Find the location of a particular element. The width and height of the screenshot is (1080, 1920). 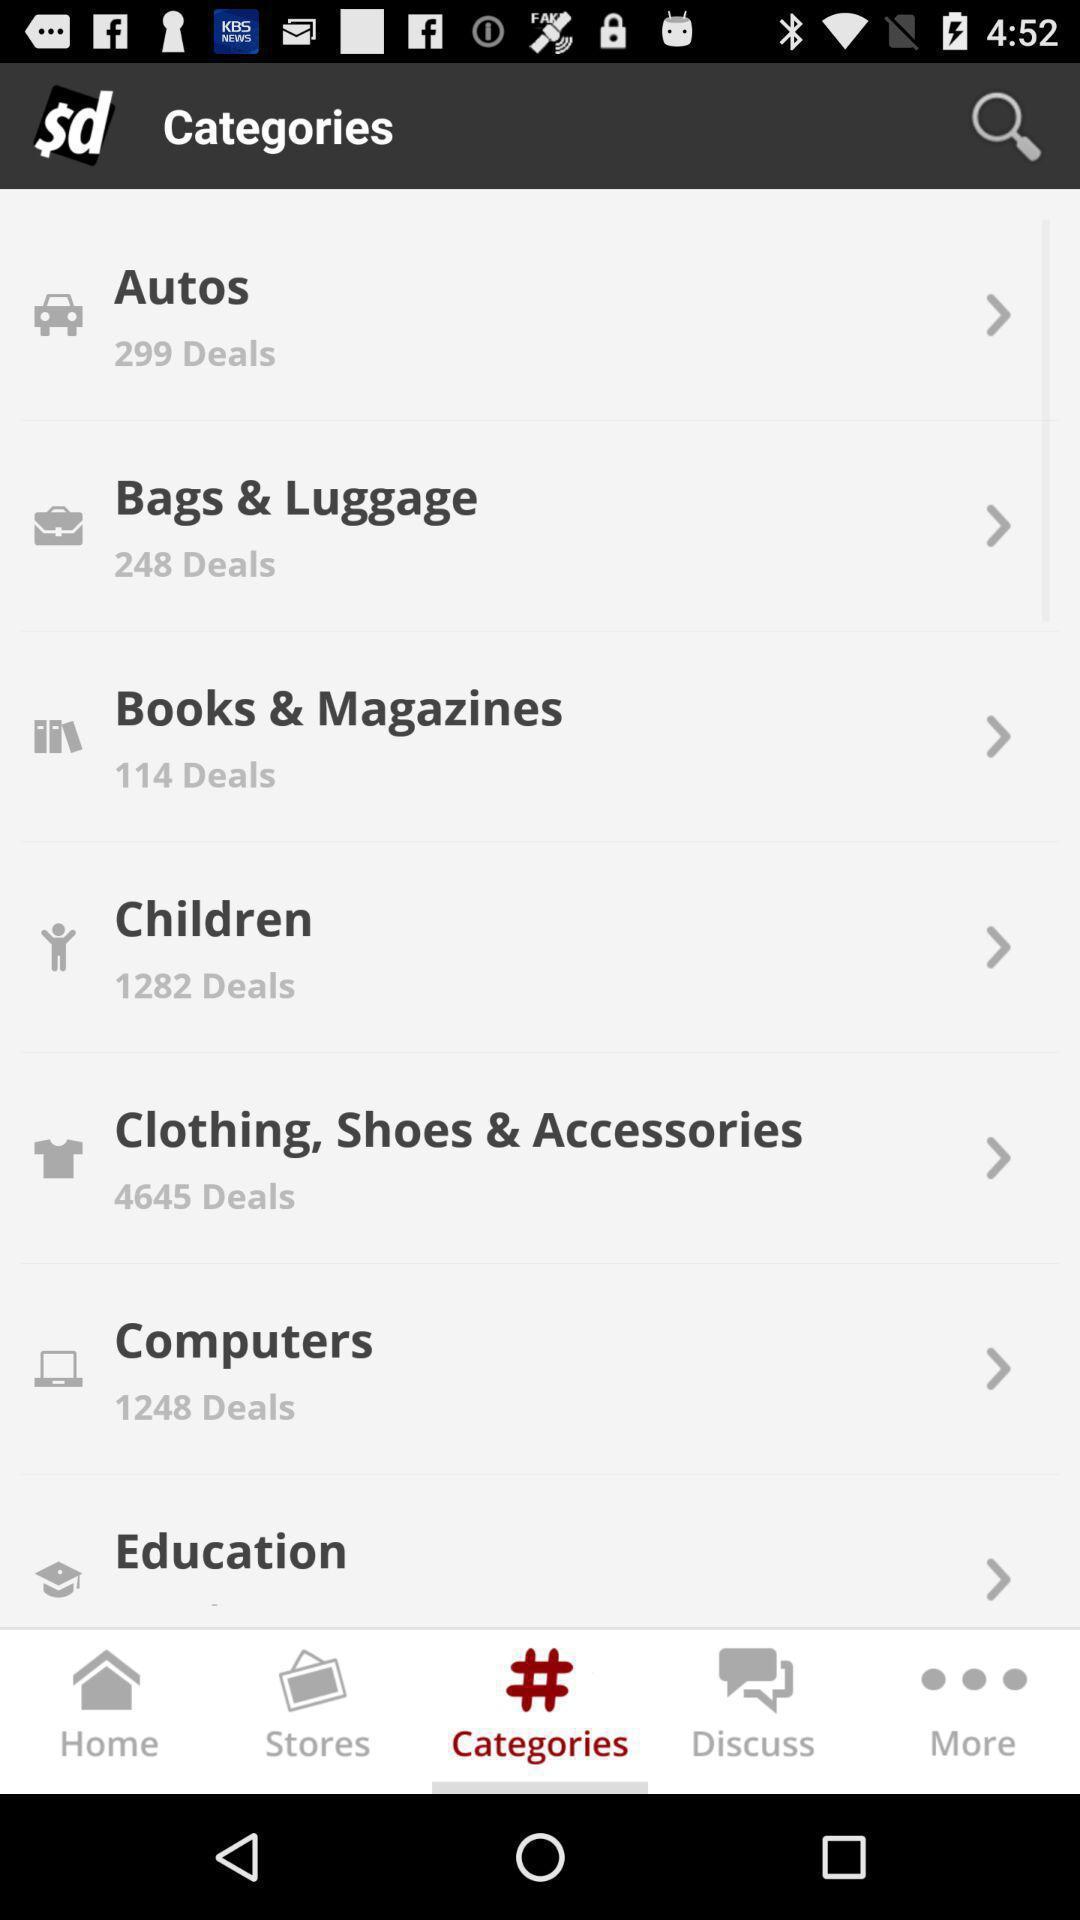

the more icon is located at coordinates (970, 1836).